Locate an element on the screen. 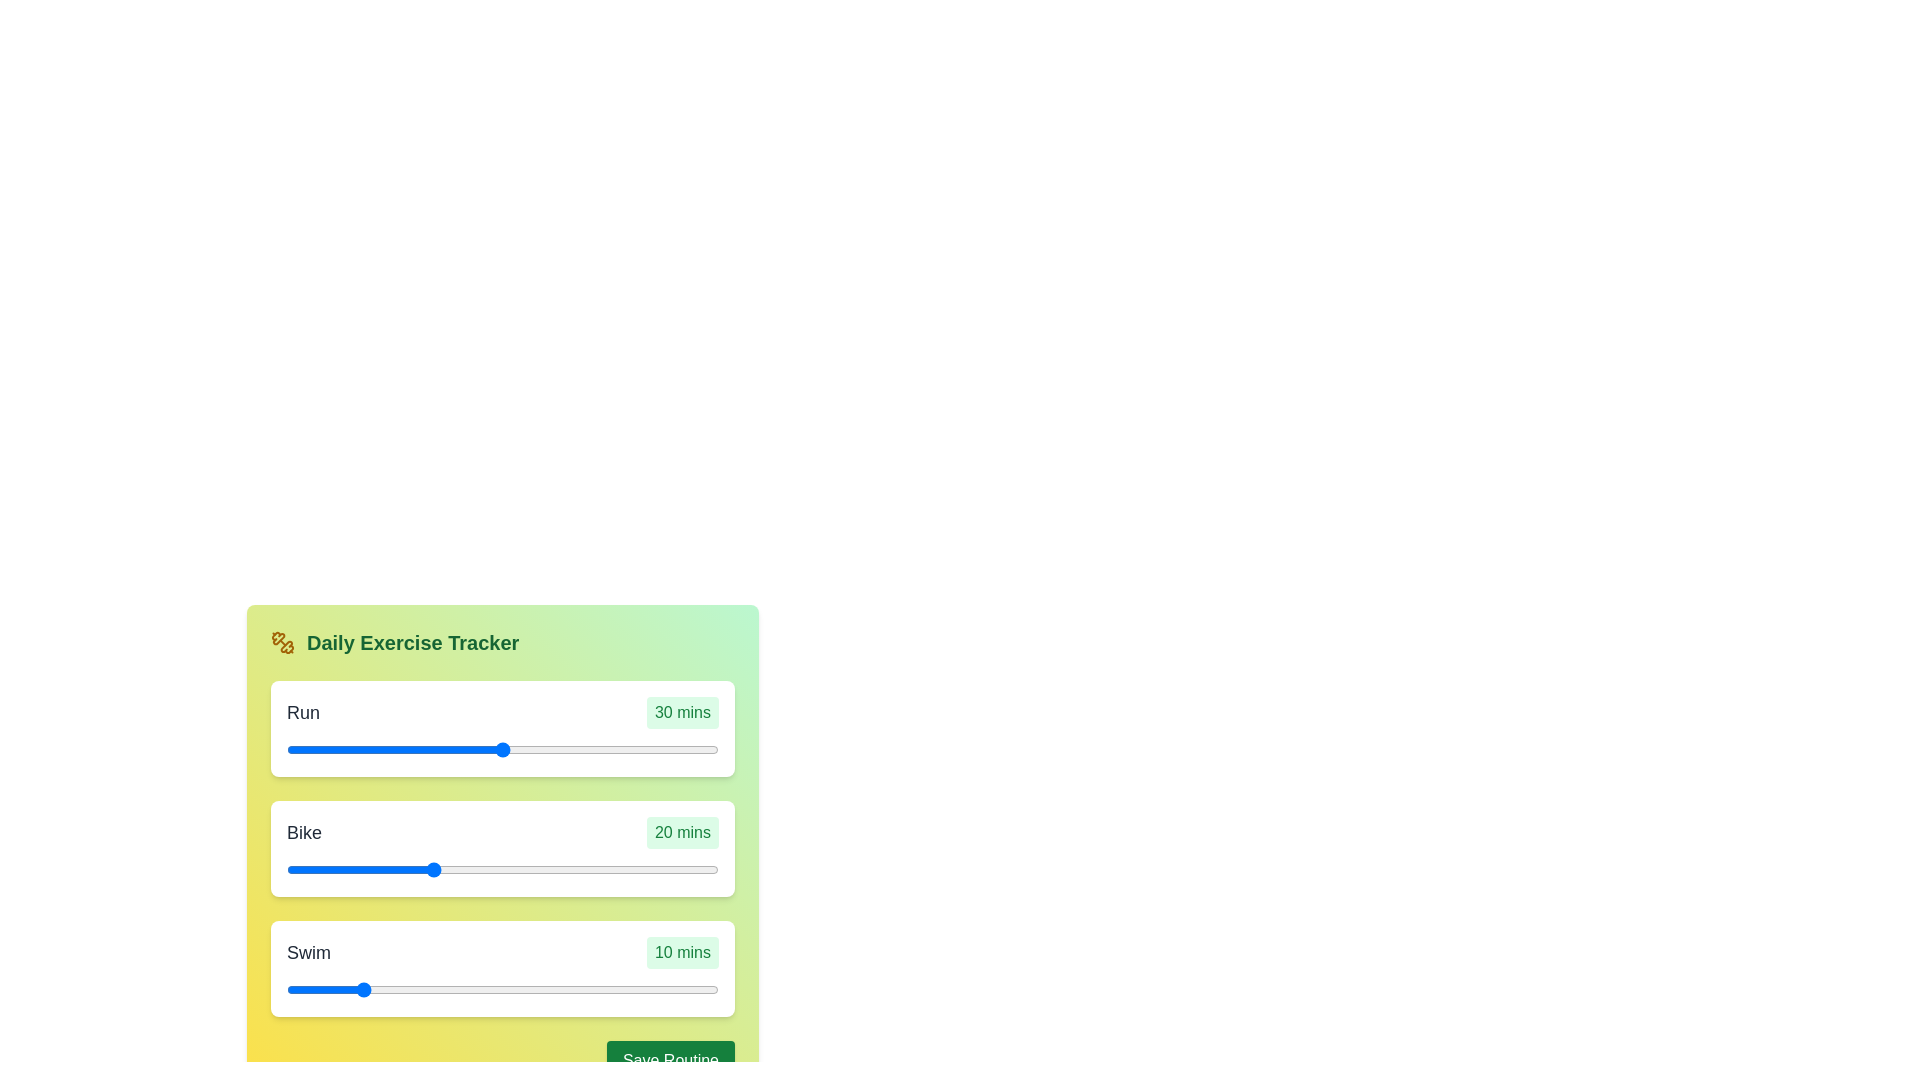  the 'Save Routine' button is located at coordinates (671, 1059).